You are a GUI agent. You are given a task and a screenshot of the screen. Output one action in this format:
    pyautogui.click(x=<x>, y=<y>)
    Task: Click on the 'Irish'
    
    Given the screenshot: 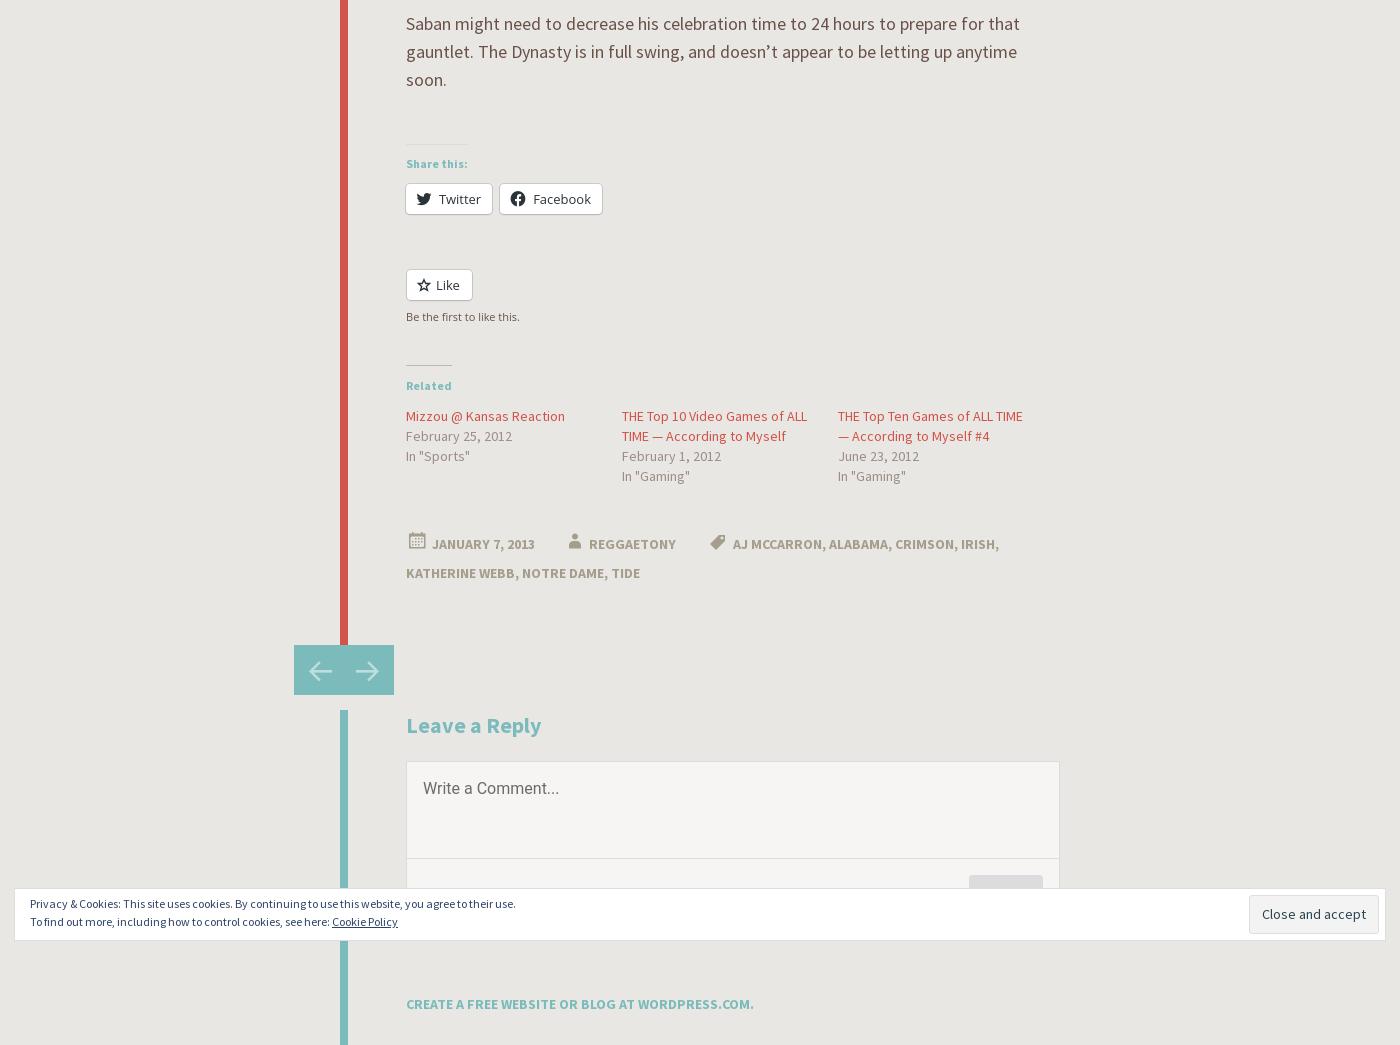 What is the action you would take?
    pyautogui.click(x=978, y=542)
    